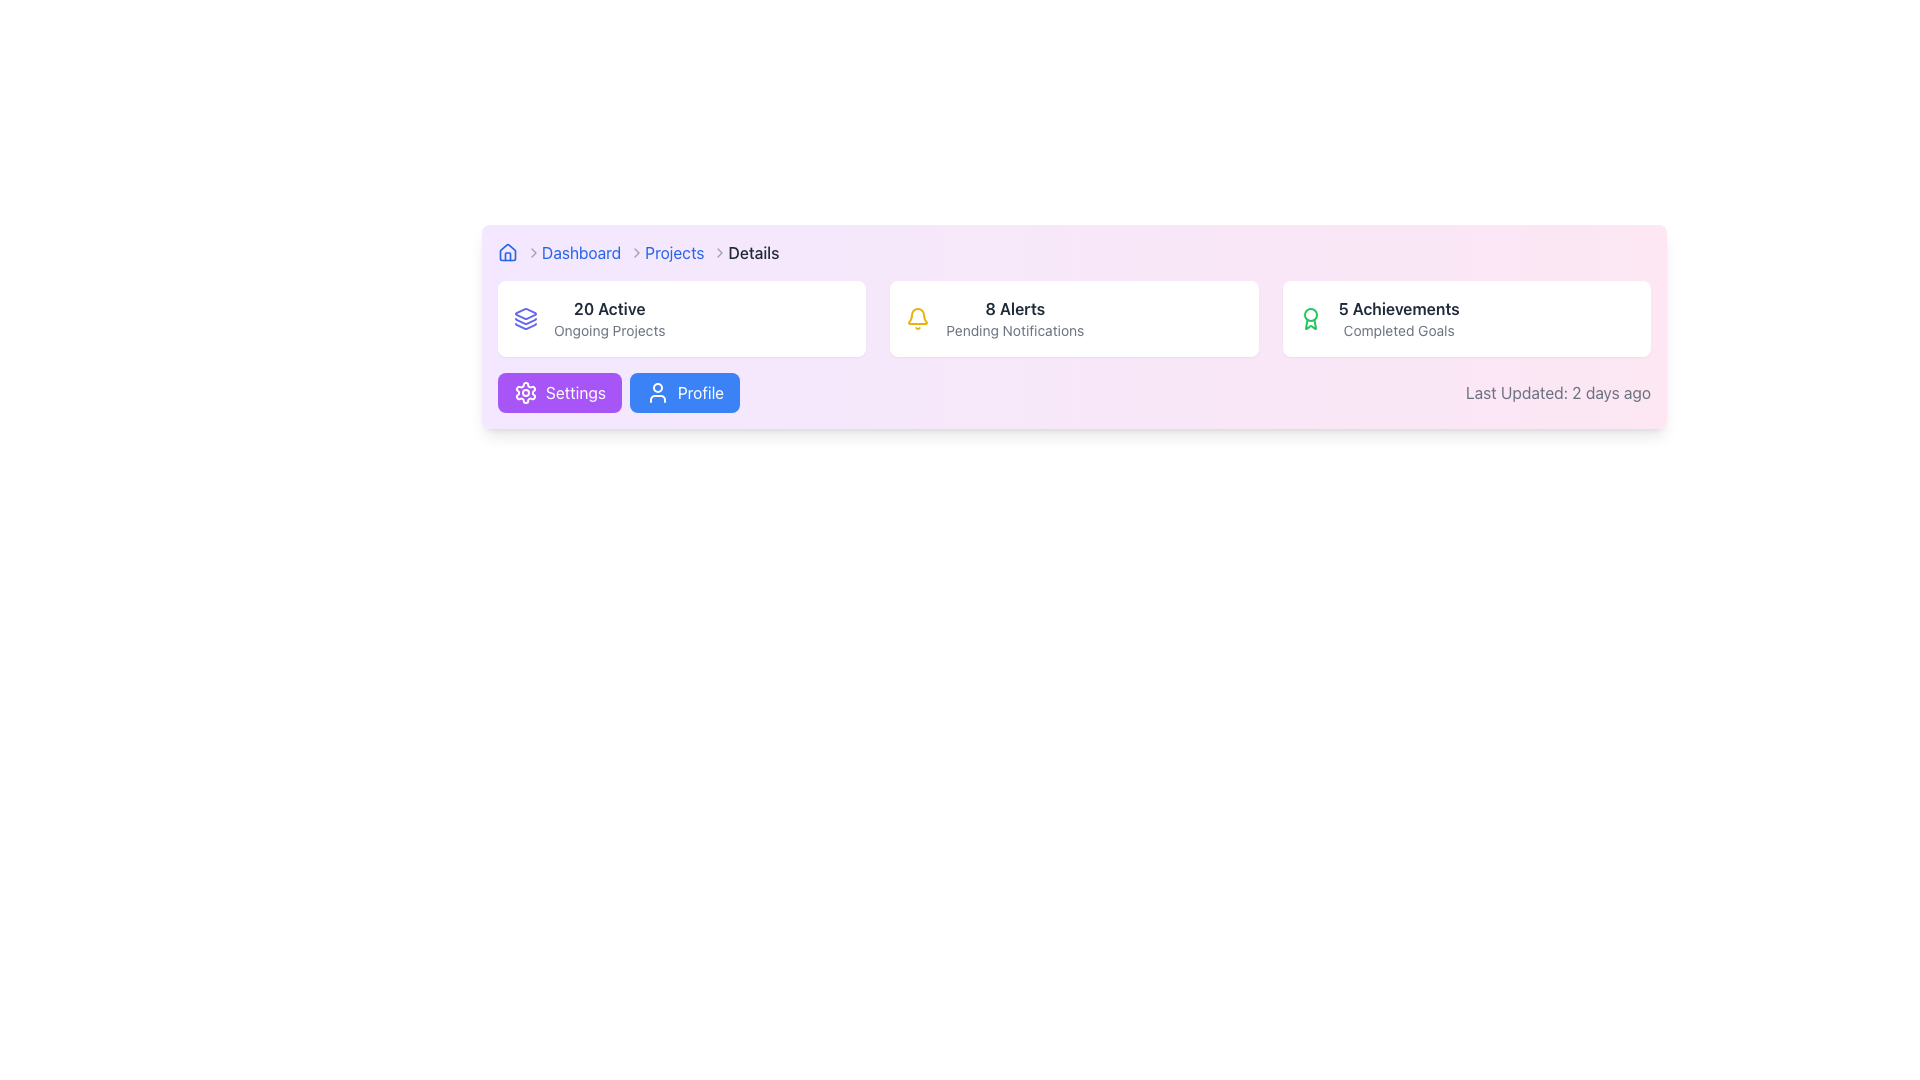 This screenshot has width=1920, height=1080. What do you see at coordinates (608, 318) in the screenshot?
I see `the textual information display element that shows '20 Active' and is labeled 'Ongoing Projects', located in the second card of the dashboard page` at bounding box center [608, 318].